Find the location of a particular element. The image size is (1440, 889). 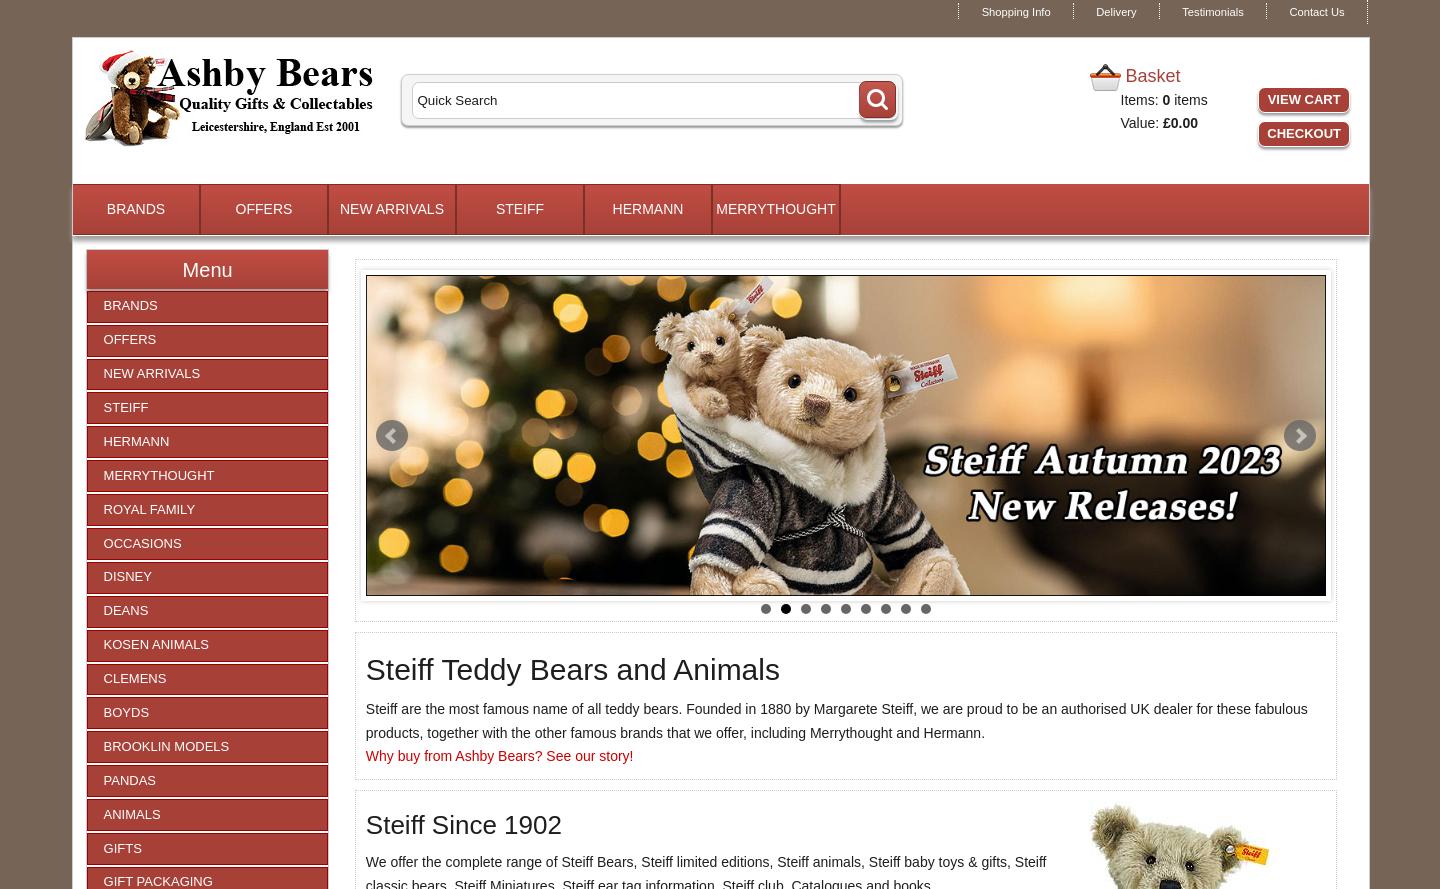

'MERRYTHOUGHT' is located at coordinates (774, 208).